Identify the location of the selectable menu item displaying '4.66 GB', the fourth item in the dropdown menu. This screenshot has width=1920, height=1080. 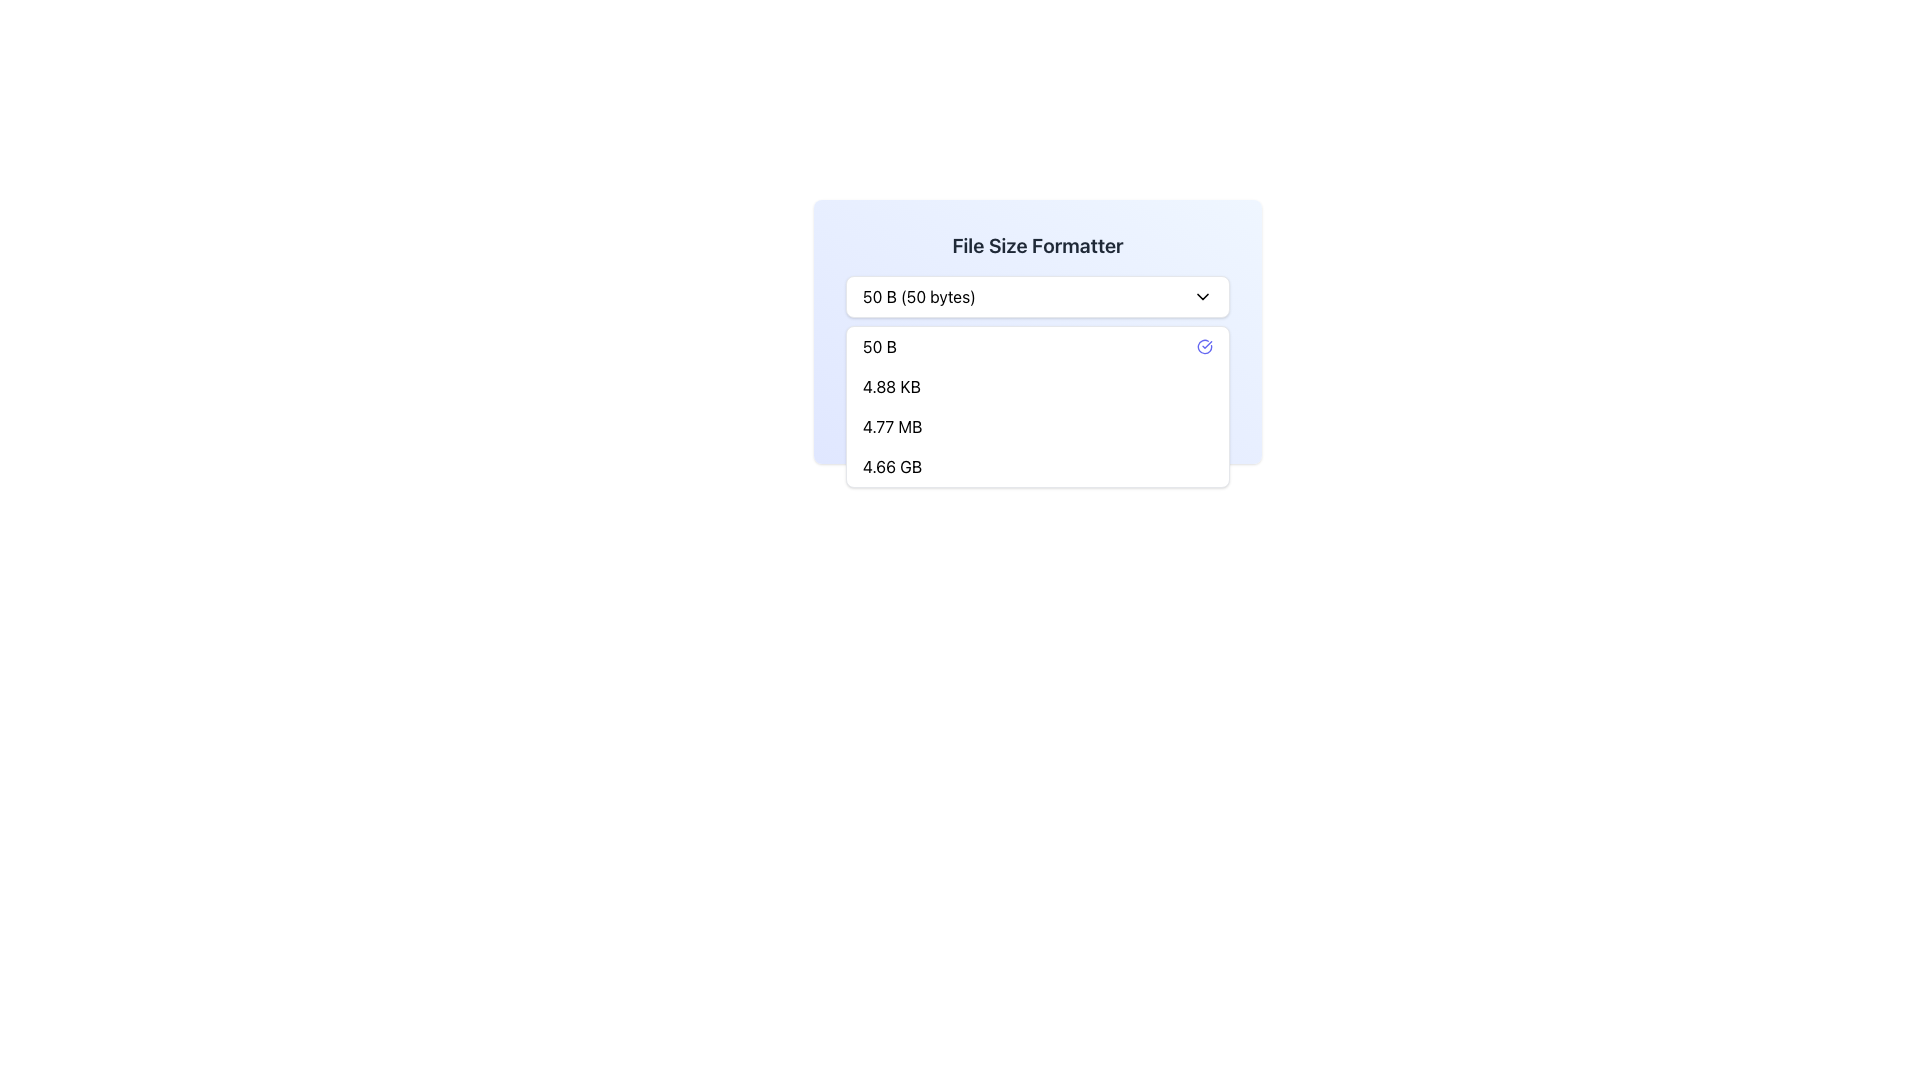
(1037, 466).